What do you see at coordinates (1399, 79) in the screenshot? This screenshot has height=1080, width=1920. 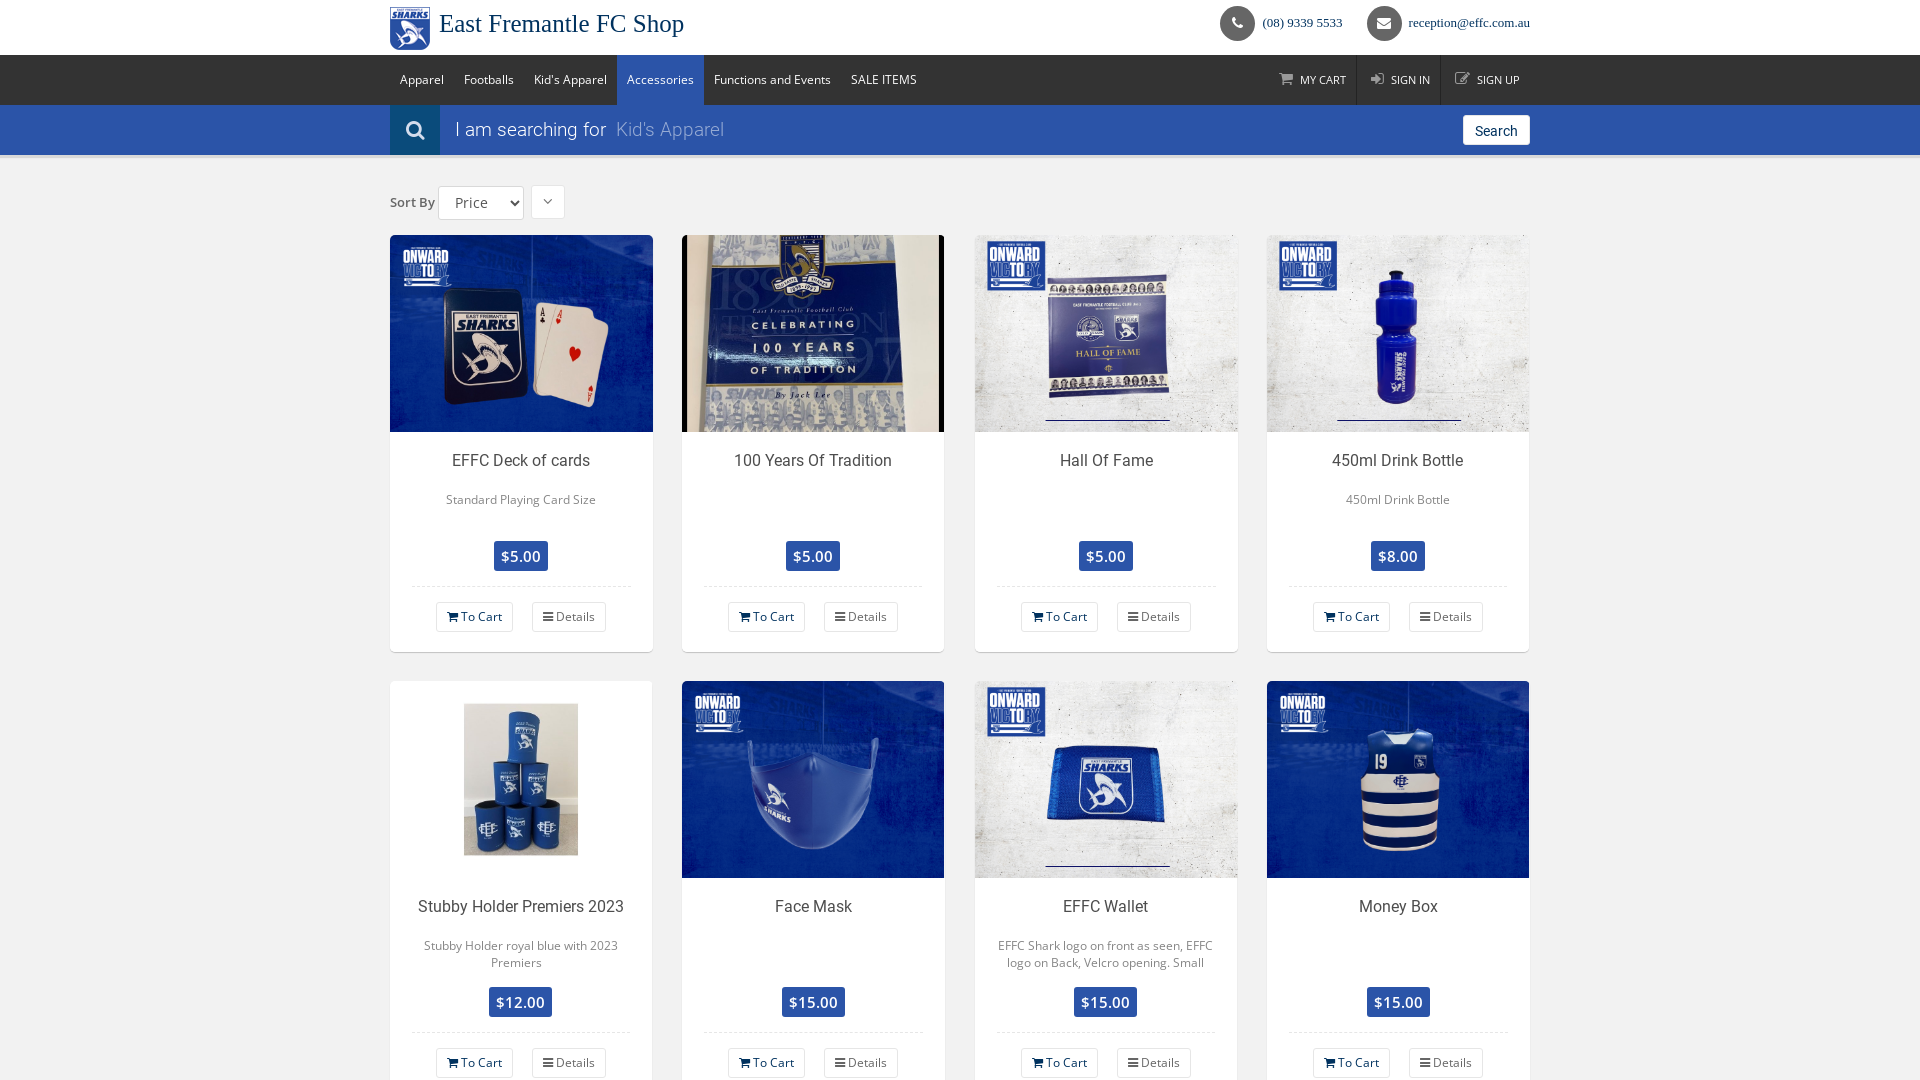 I see `'SIGN IN'` at bounding box center [1399, 79].